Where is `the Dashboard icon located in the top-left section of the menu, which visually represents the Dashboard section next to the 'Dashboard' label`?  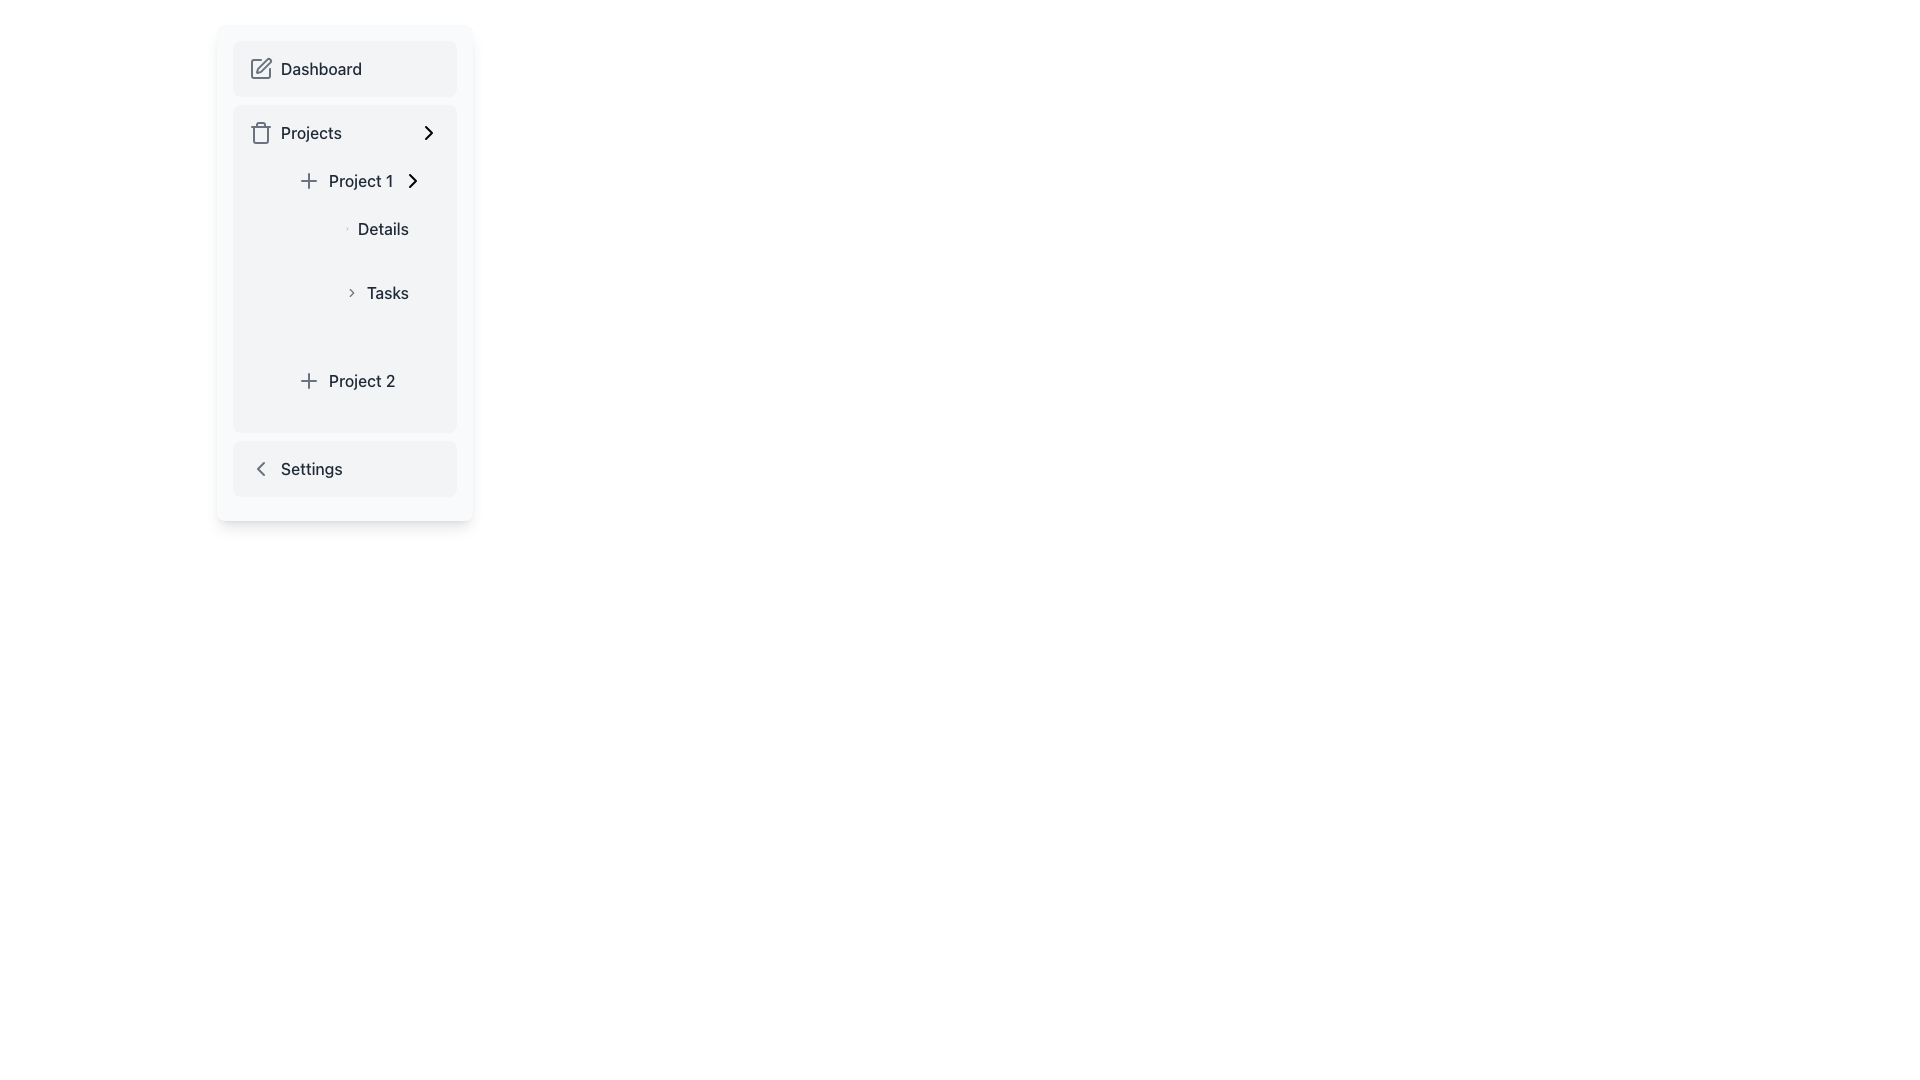
the Dashboard icon located in the top-left section of the menu, which visually represents the Dashboard section next to the 'Dashboard' label is located at coordinates (259, 68).